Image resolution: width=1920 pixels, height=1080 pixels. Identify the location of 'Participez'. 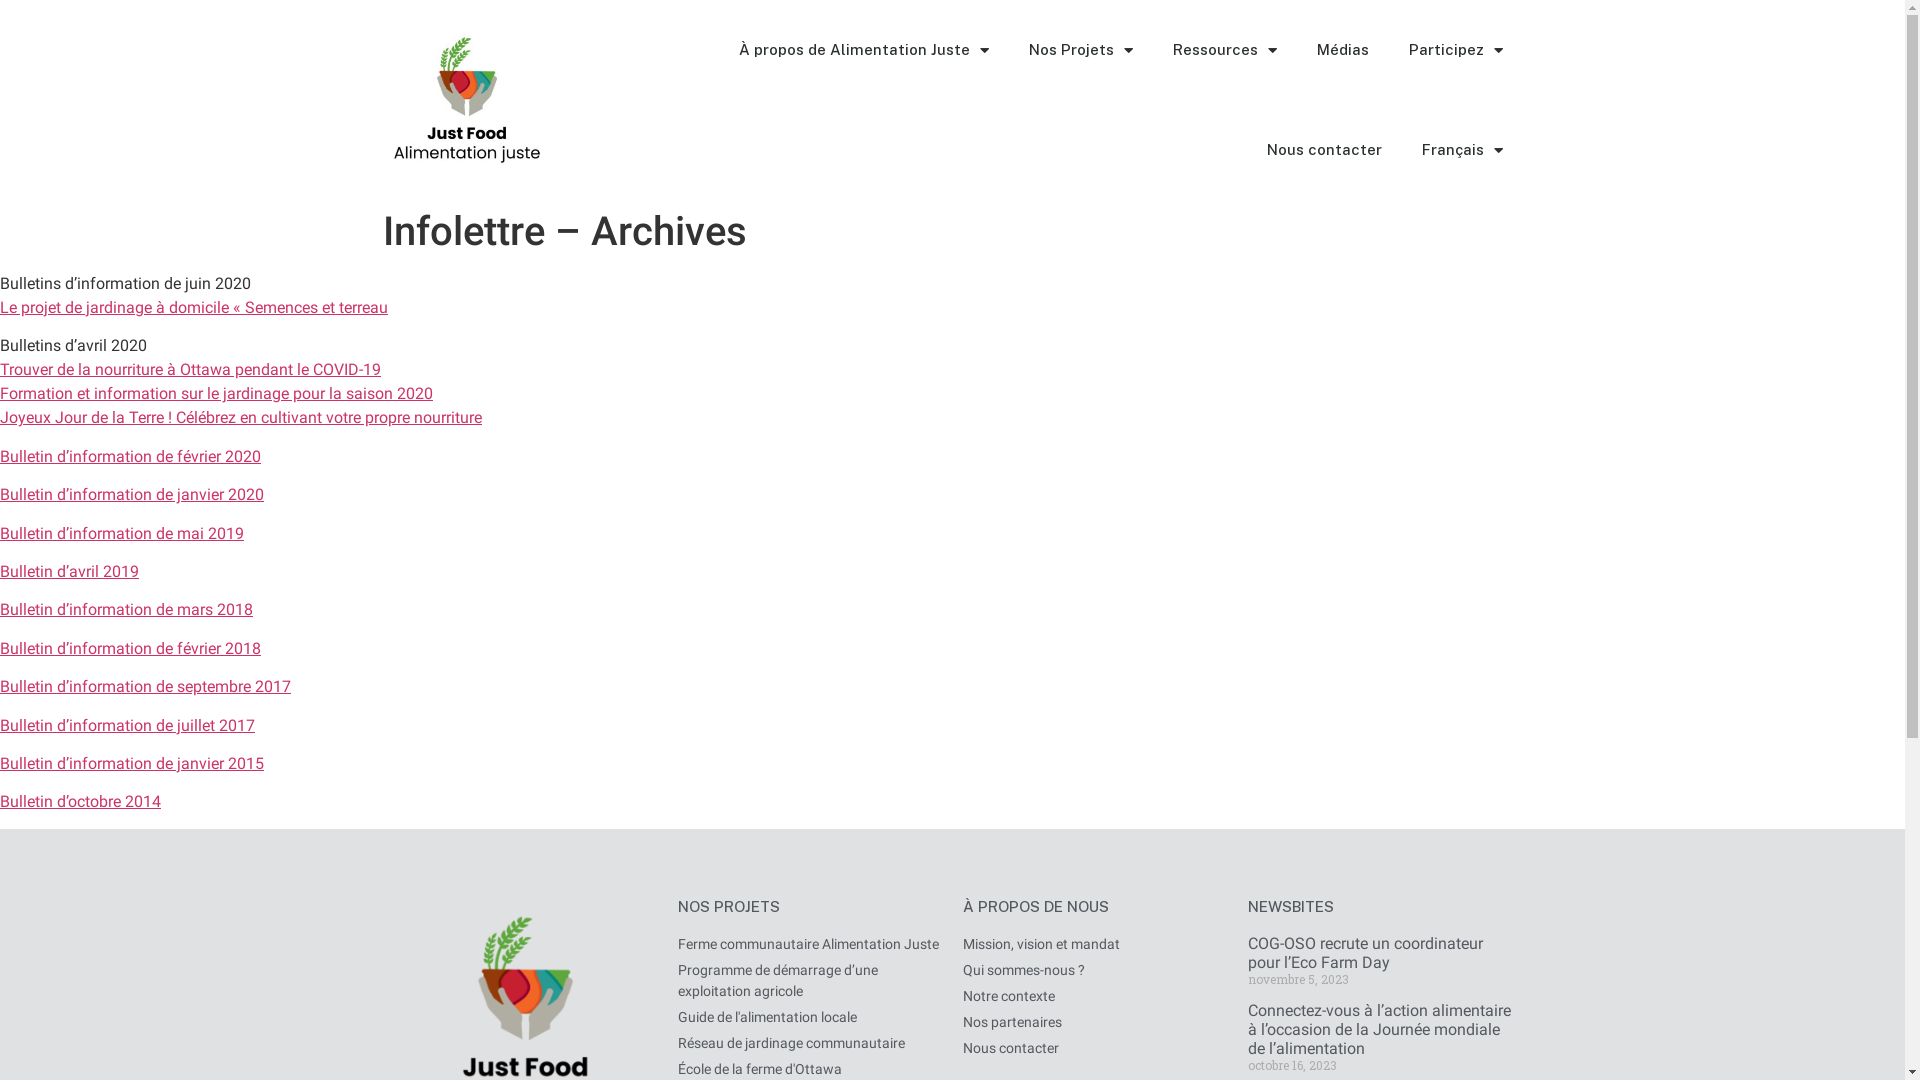
(1454, 49).